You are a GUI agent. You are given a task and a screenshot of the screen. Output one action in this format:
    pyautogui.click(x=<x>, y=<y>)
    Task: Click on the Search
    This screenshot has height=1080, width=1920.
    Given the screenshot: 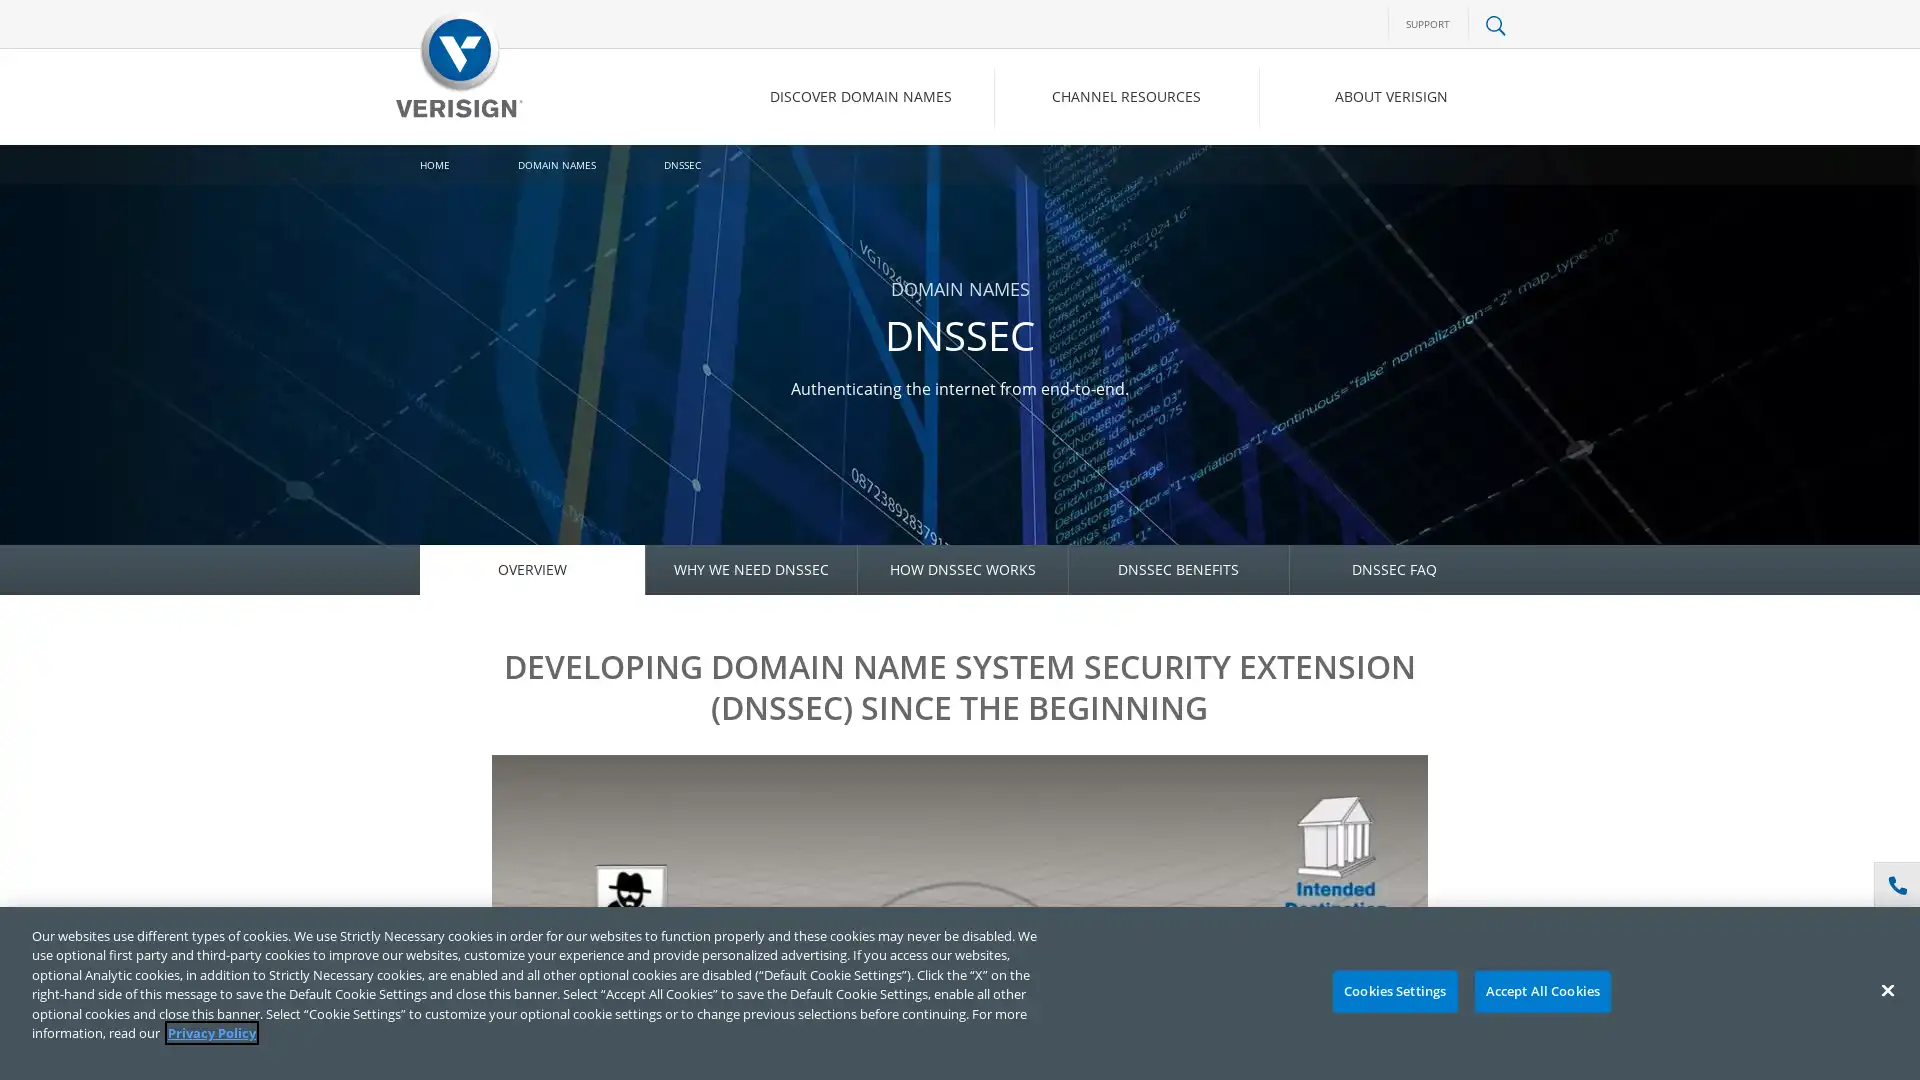 What is the action you would take?
    pyautogui.click(x=1334, y=181)
    